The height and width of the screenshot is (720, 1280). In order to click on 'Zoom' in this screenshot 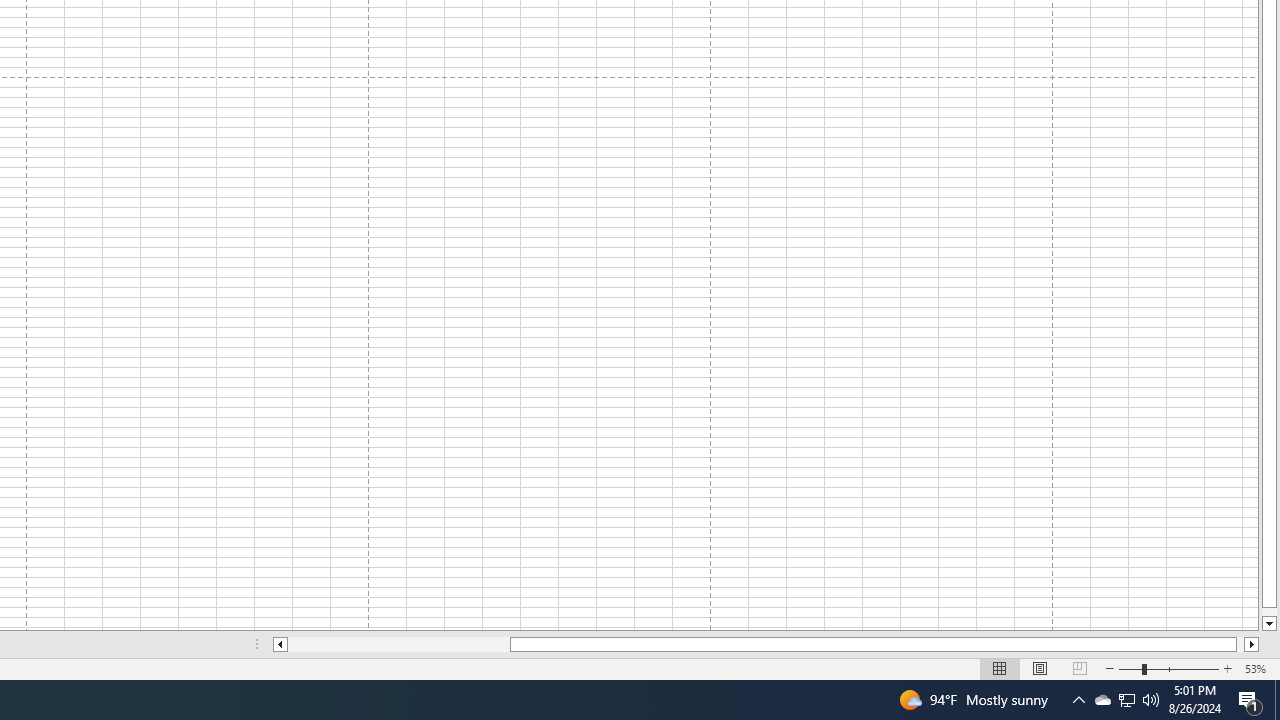, I will do `click(1168, 669)`.